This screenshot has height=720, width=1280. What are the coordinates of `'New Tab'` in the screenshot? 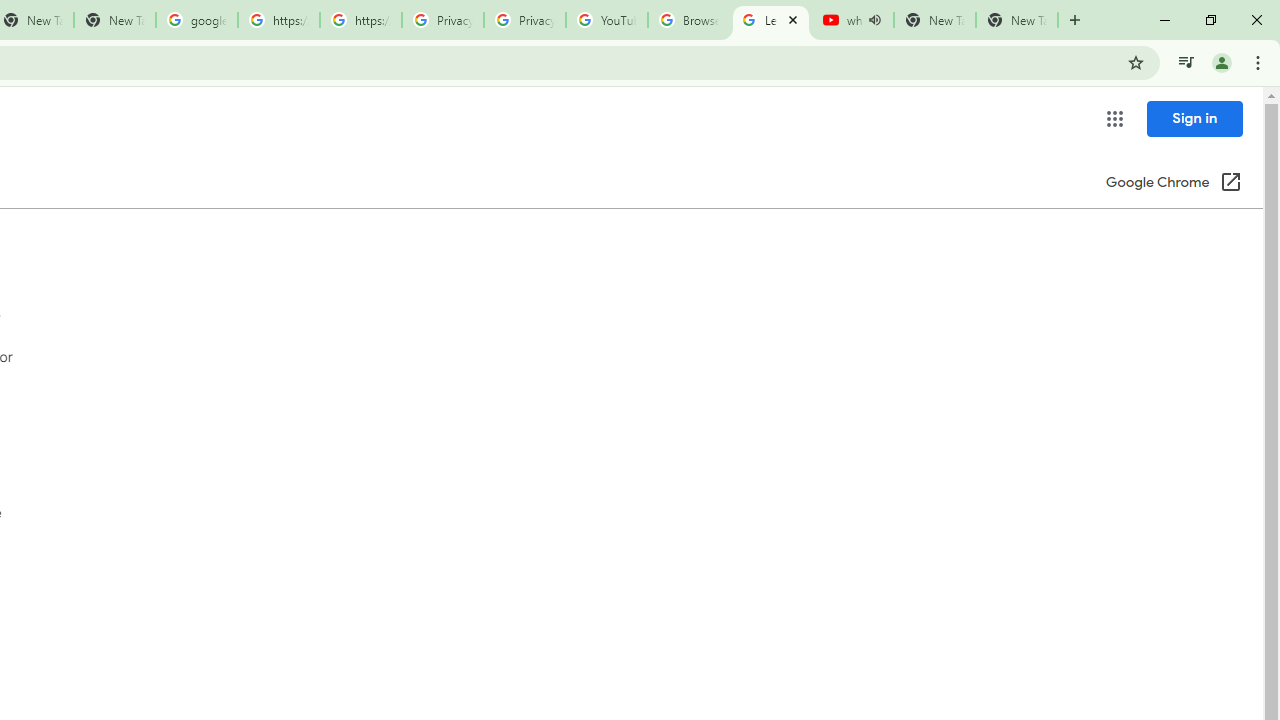 It's located at (1016, 20).